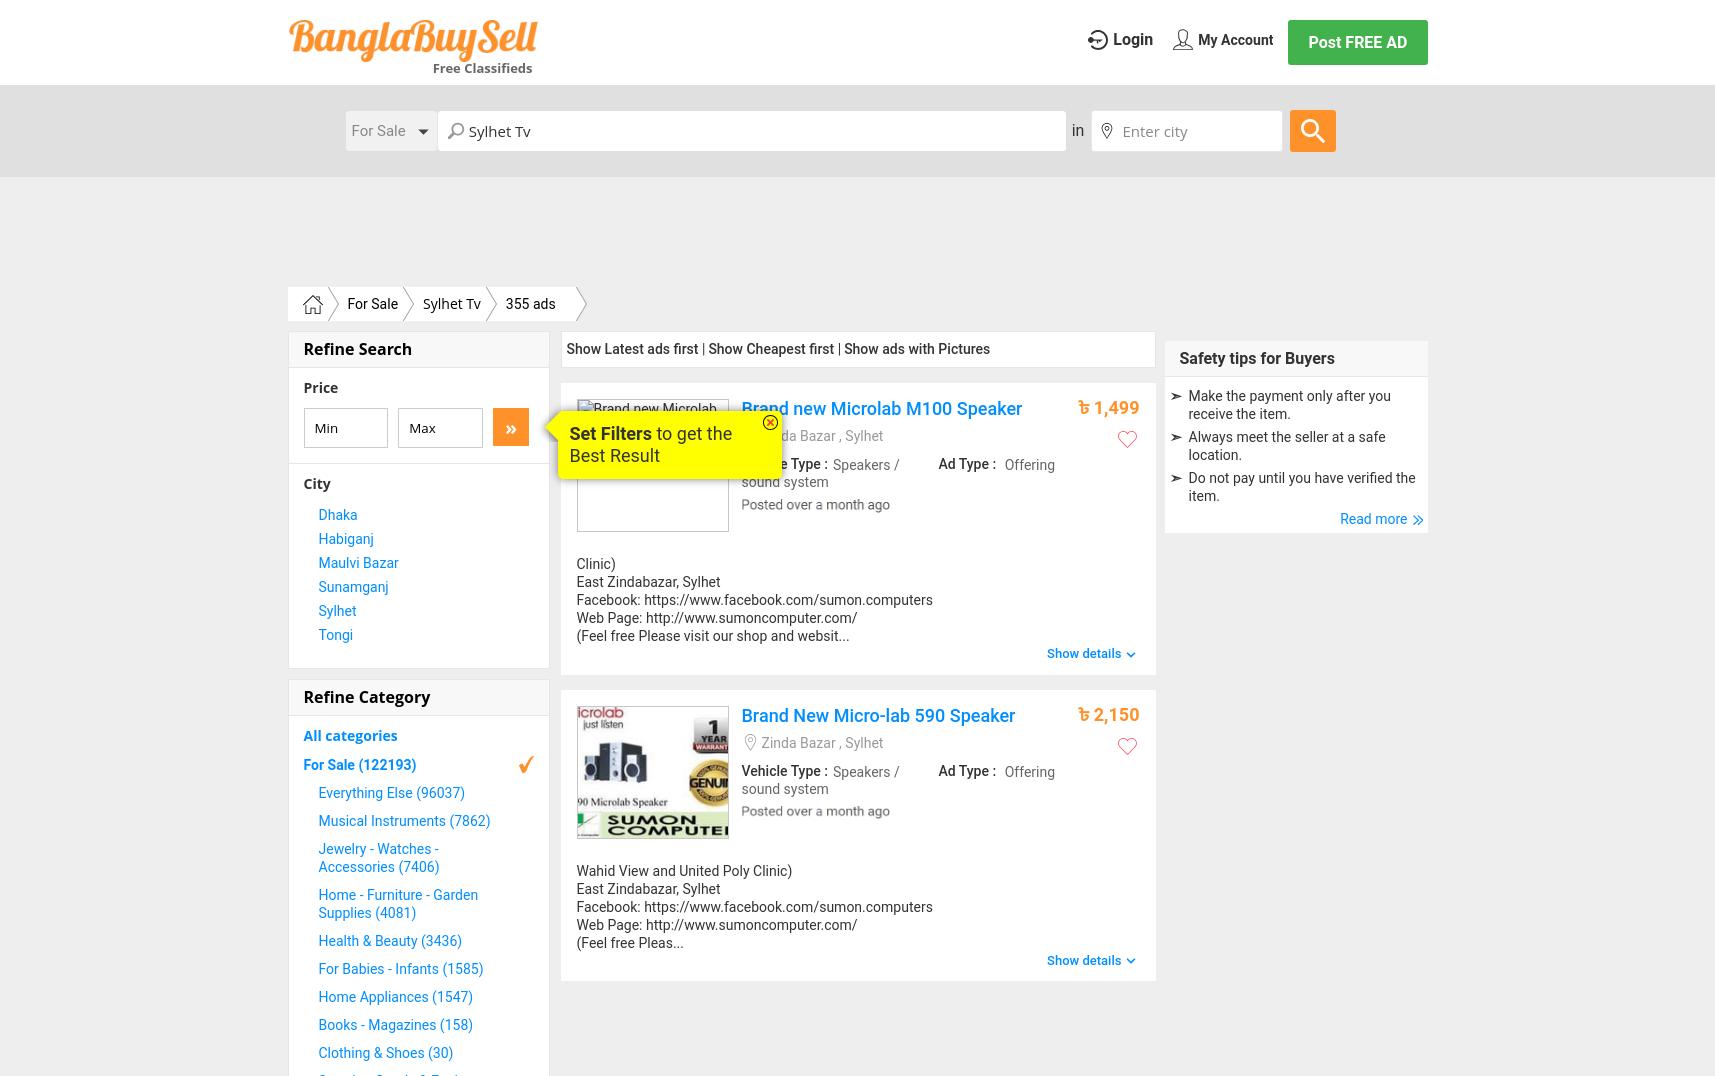  Describe the element at coordinates (334, 633) in the screenshot. I see `'Tongi'` at that location.